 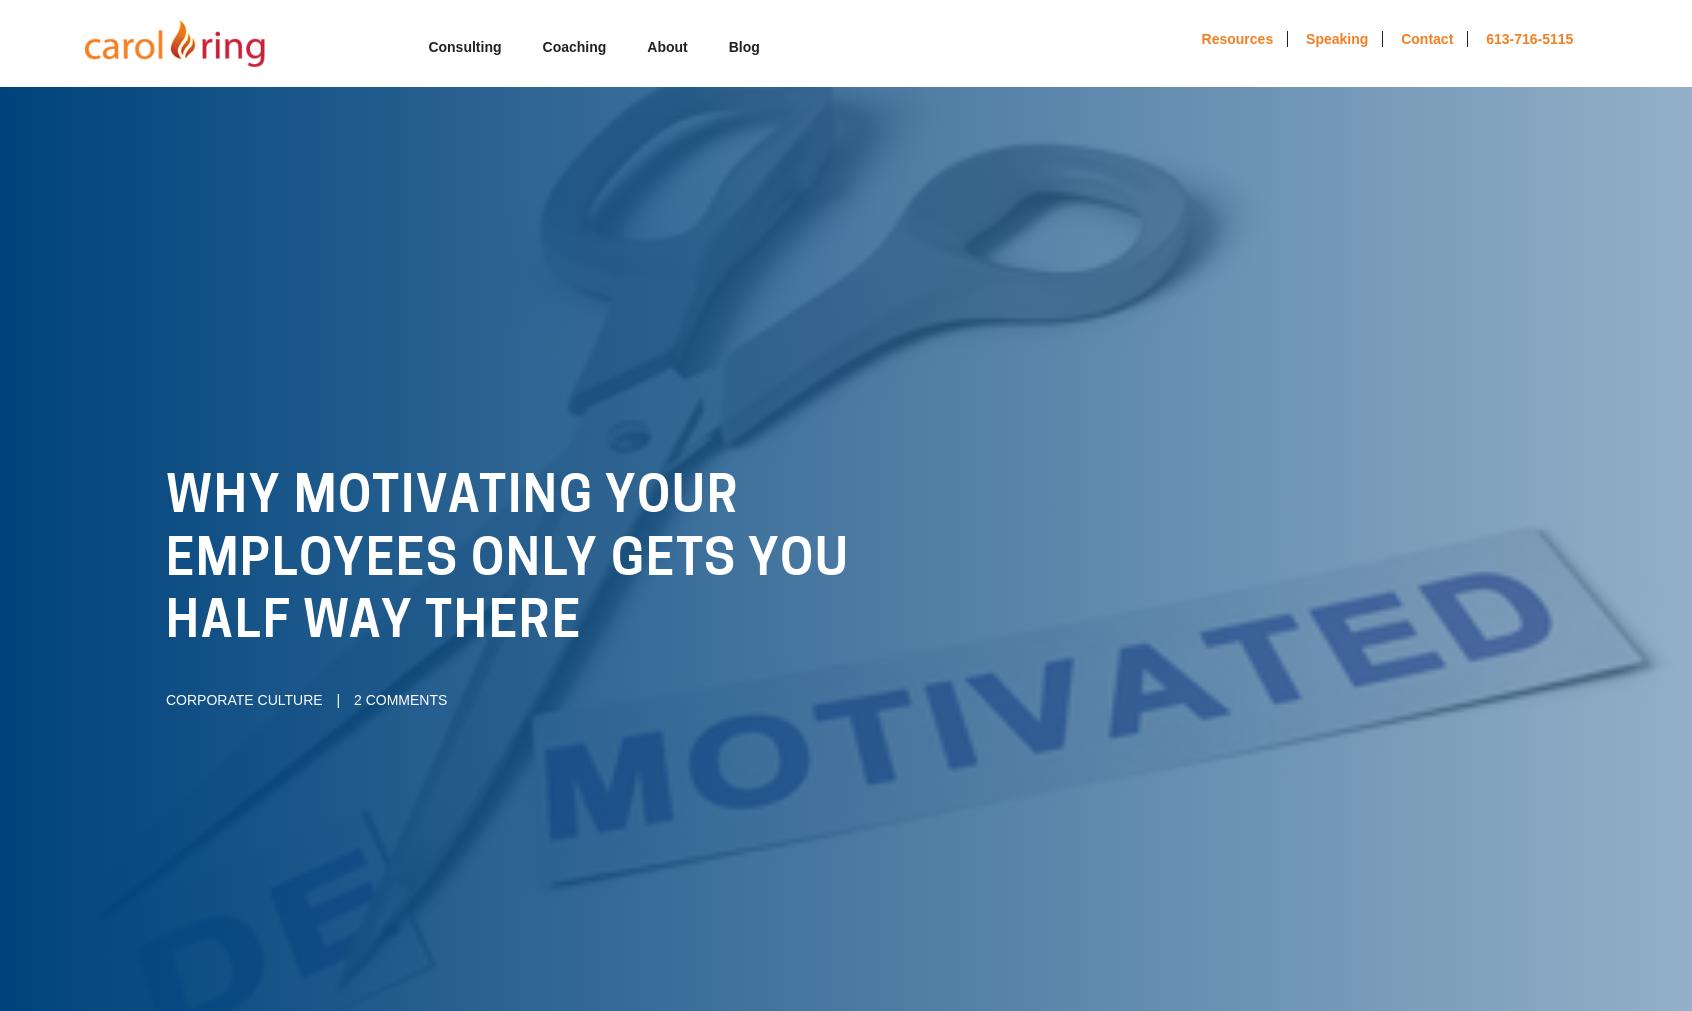 I want to click on '|', so click(x=337, y=699).